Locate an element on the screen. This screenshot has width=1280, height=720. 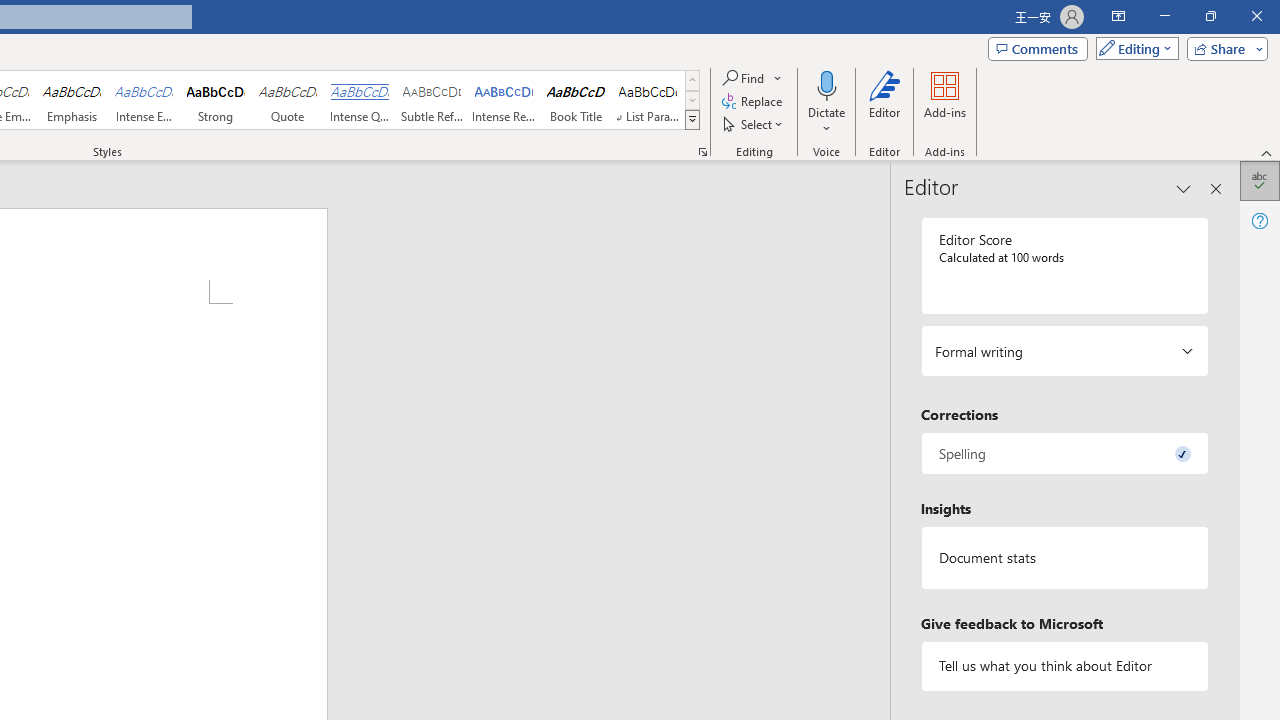
'Subtle Reference' is located at coordinates (431, 100).